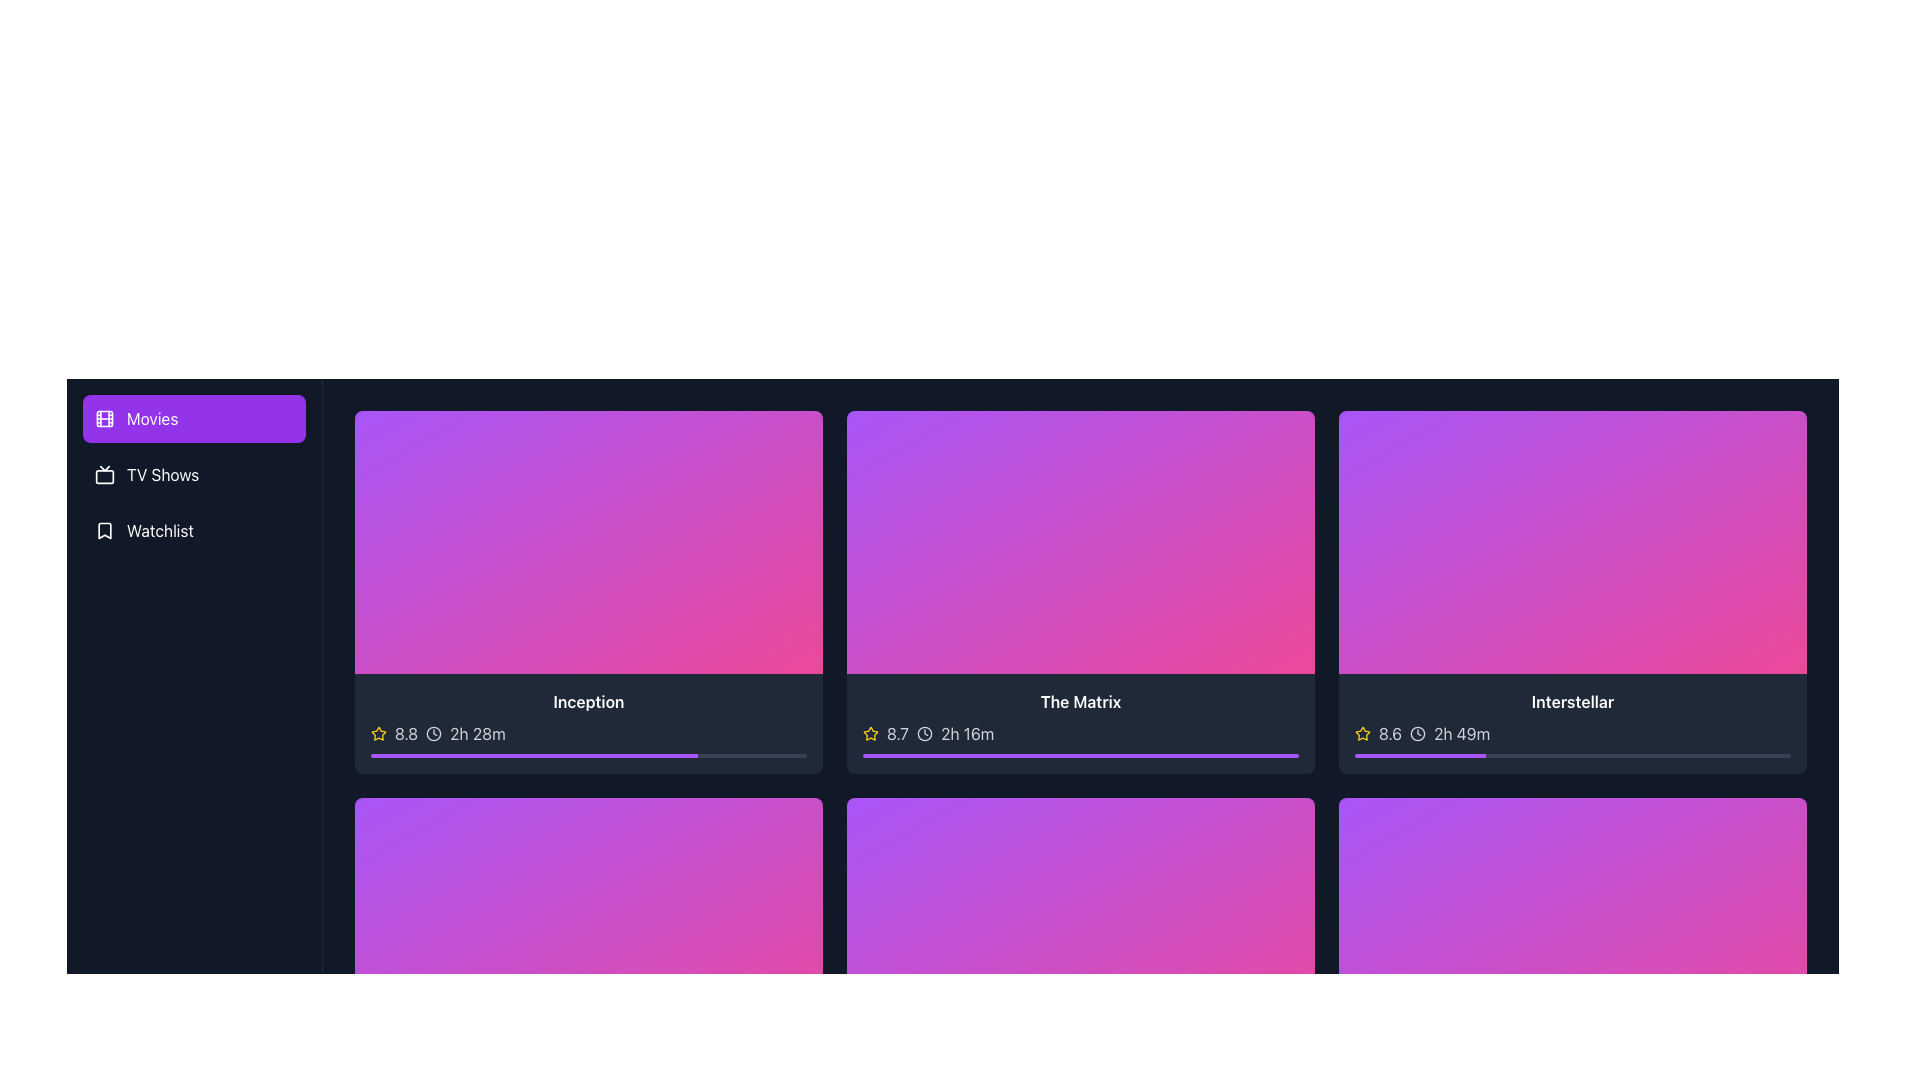 The height and width of the screenshot is (1080, 1920). Describe the element at coordinates (194, 418) in the screenshot. I see `the 'Movies' button located in the sidebar menu` at that location.